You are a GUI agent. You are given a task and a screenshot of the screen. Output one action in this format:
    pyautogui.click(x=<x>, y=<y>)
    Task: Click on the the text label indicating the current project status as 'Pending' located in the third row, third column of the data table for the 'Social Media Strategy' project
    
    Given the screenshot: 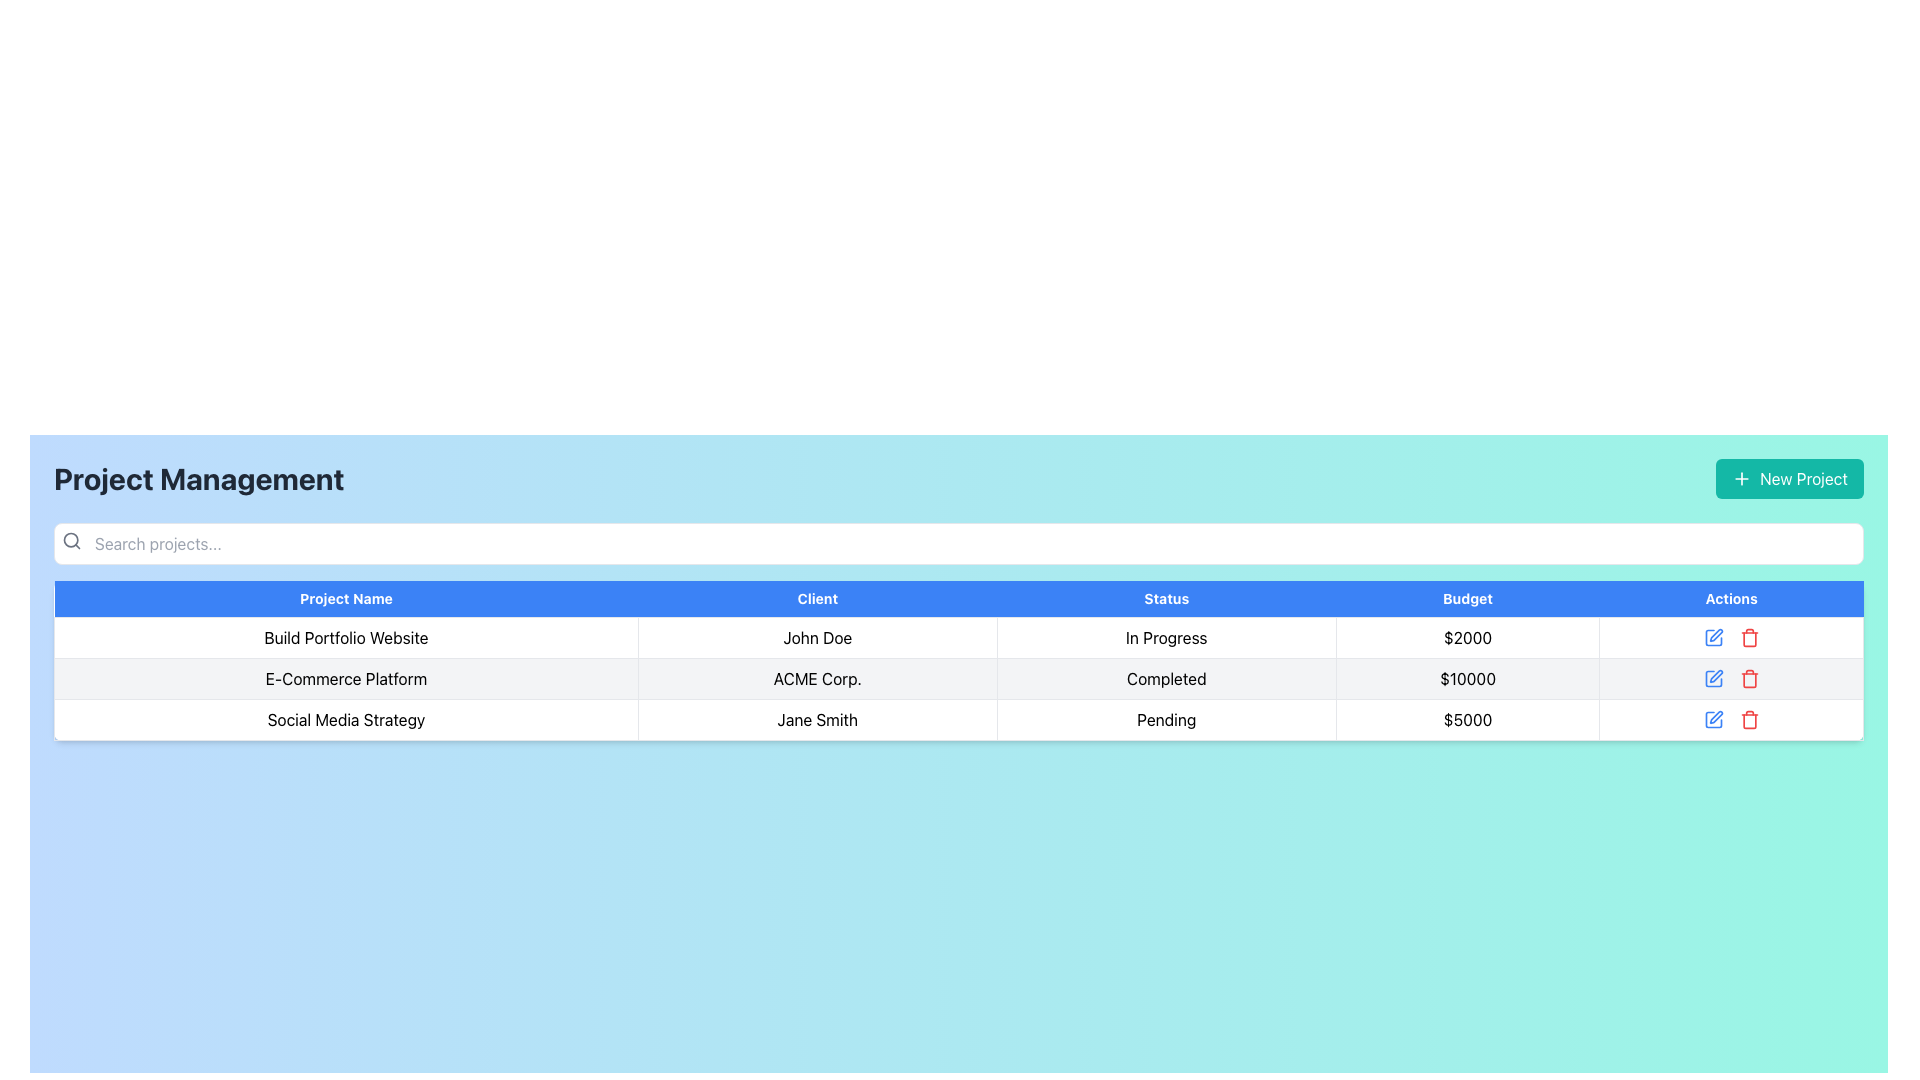 What is the action you would take?
    pyautogui.click(x=1166, y=720)
    